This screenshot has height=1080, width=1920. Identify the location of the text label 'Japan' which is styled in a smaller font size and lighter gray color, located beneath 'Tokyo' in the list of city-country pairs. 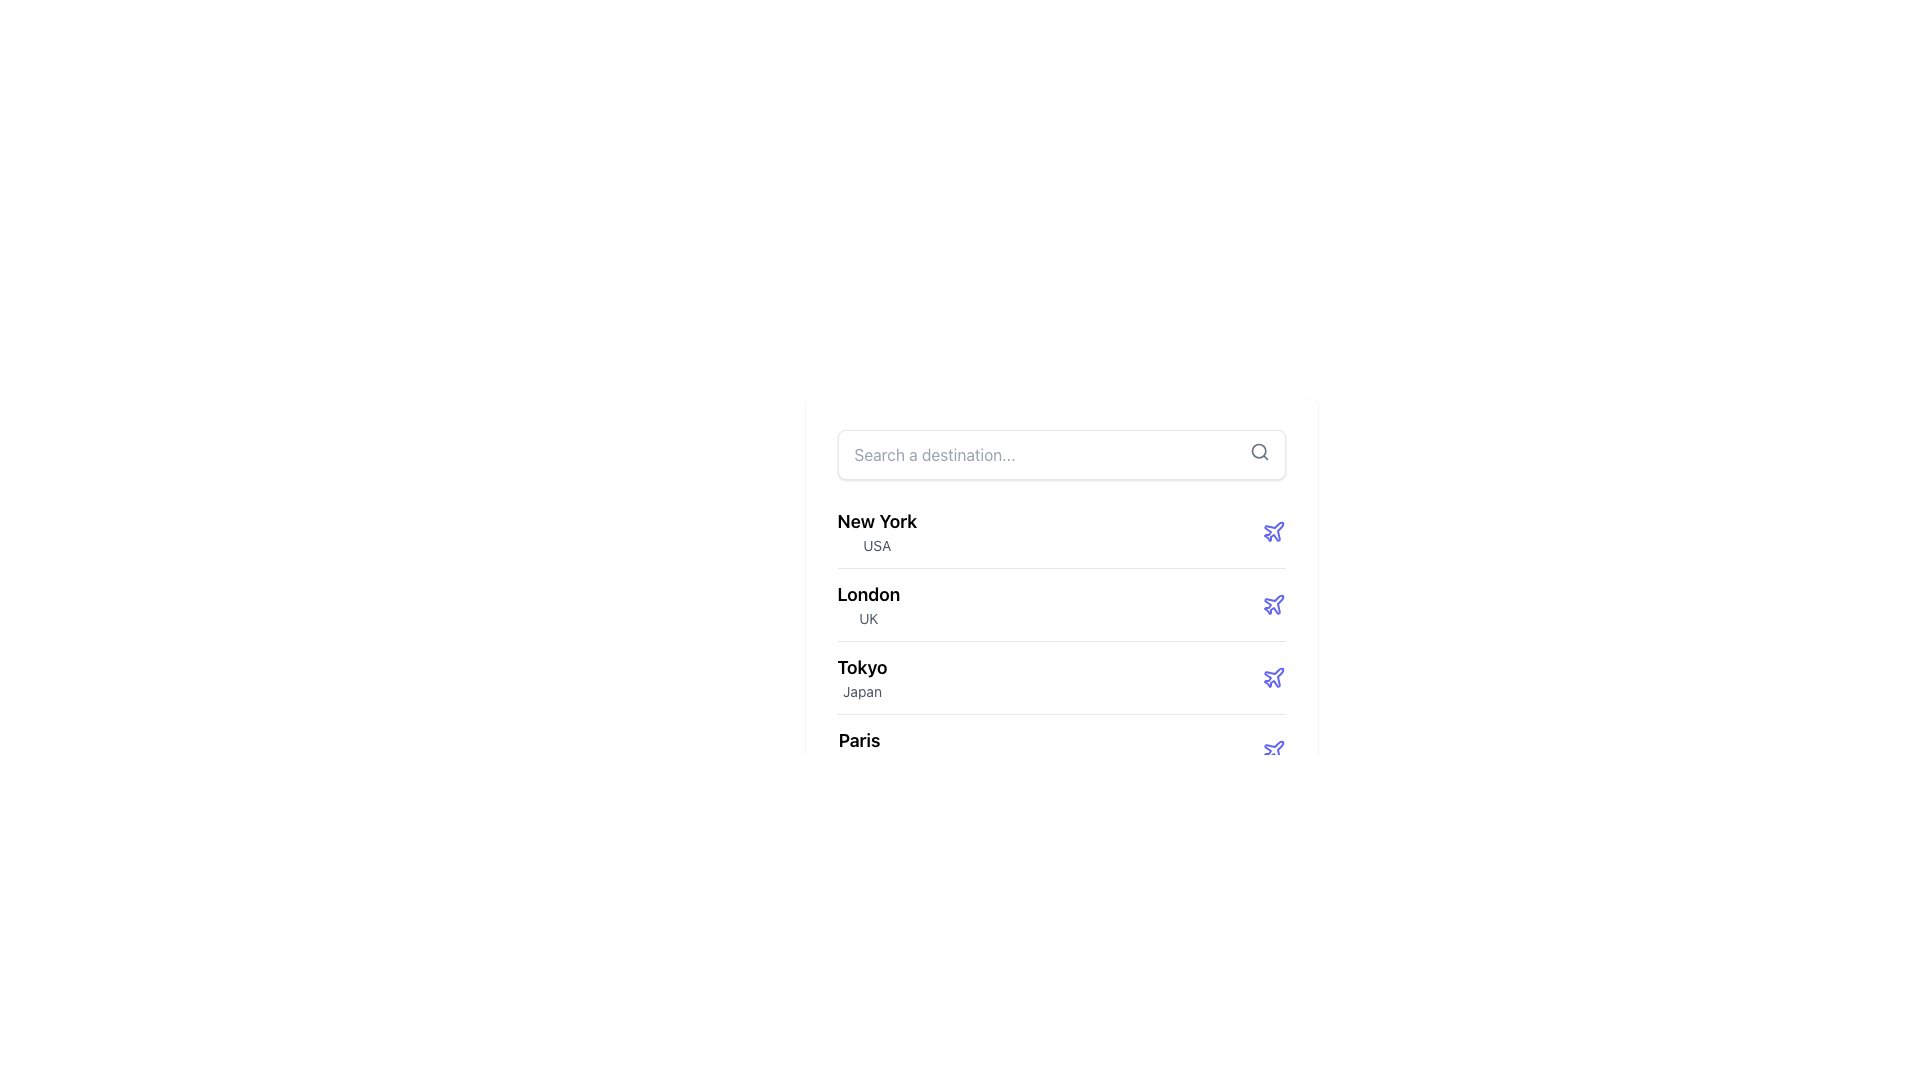
(862, 690).